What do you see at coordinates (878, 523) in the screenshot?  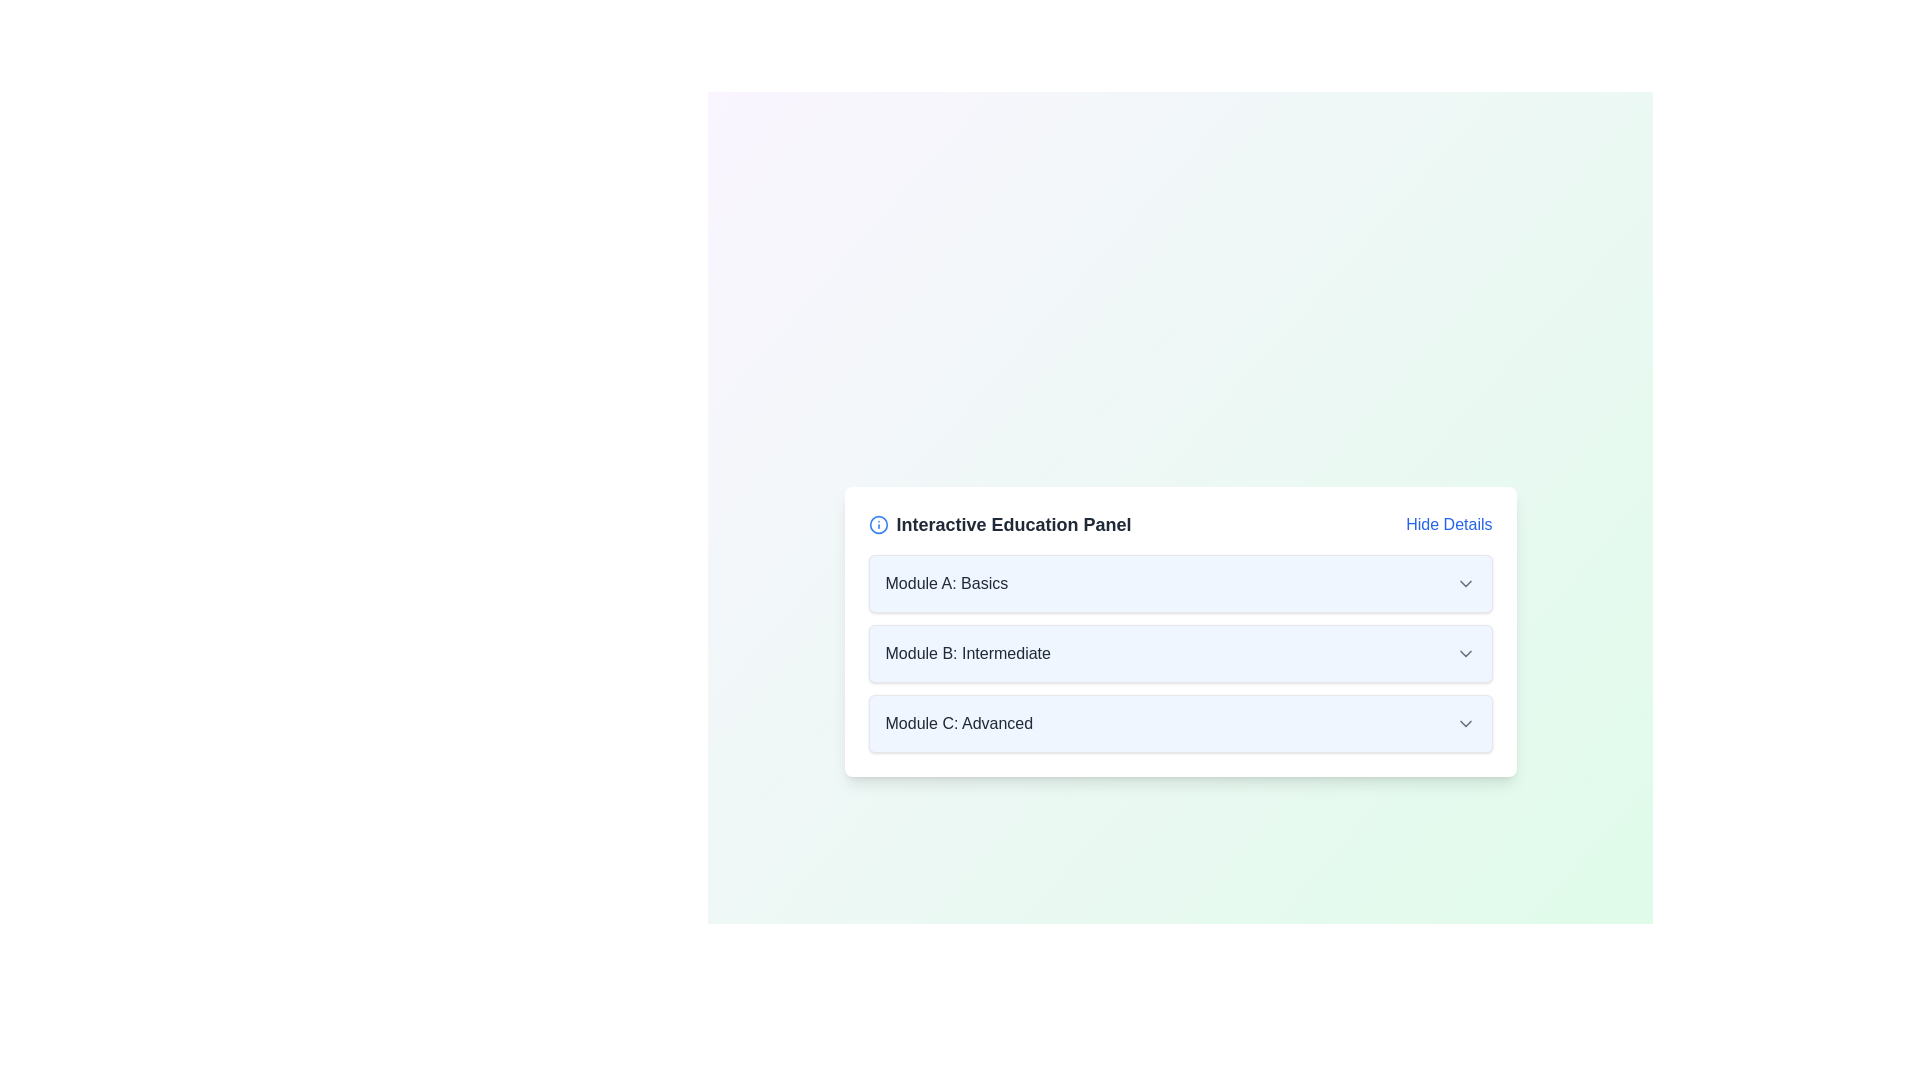 I see `blue circular shape within the information icon located to the left of the 'Interactive Education Panel' text` at bounding box center [878, 523].